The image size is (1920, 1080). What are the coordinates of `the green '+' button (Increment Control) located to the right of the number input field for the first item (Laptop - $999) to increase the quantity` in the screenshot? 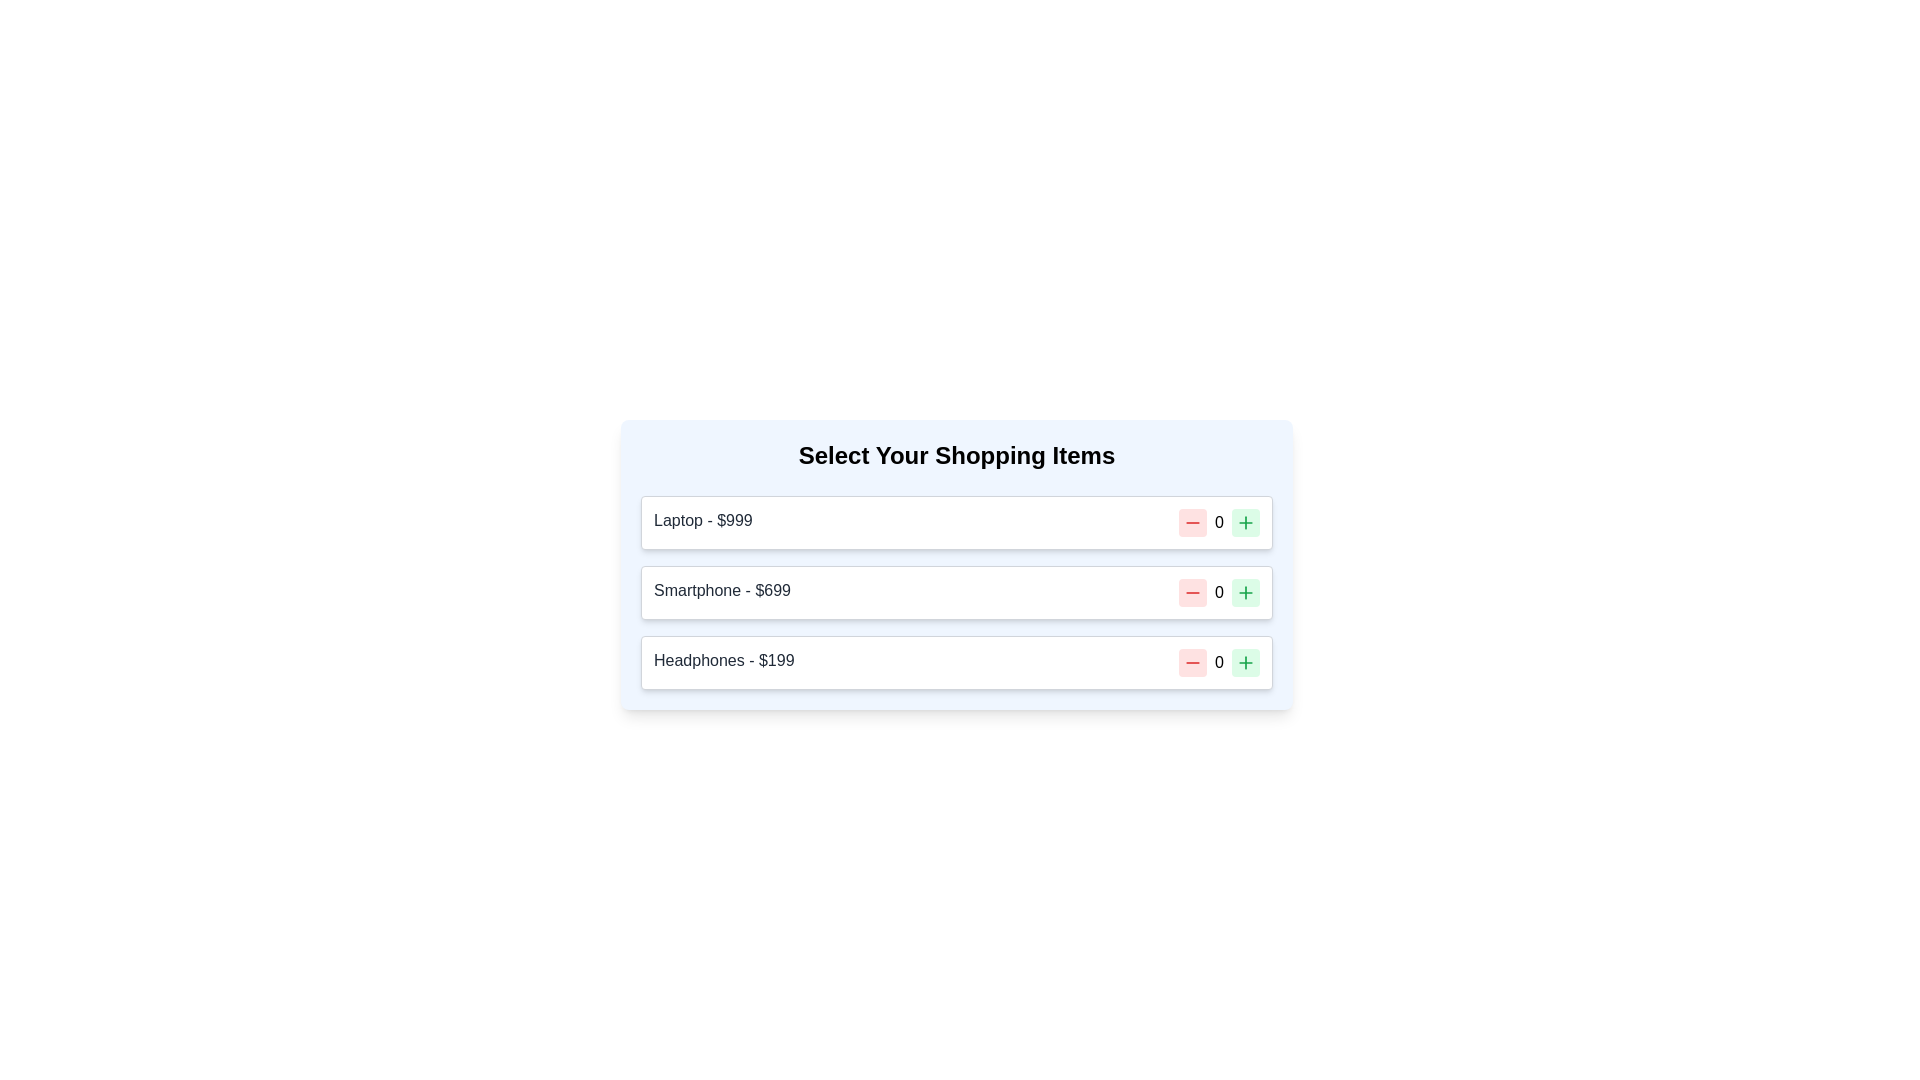 It's located at (1245, 522).